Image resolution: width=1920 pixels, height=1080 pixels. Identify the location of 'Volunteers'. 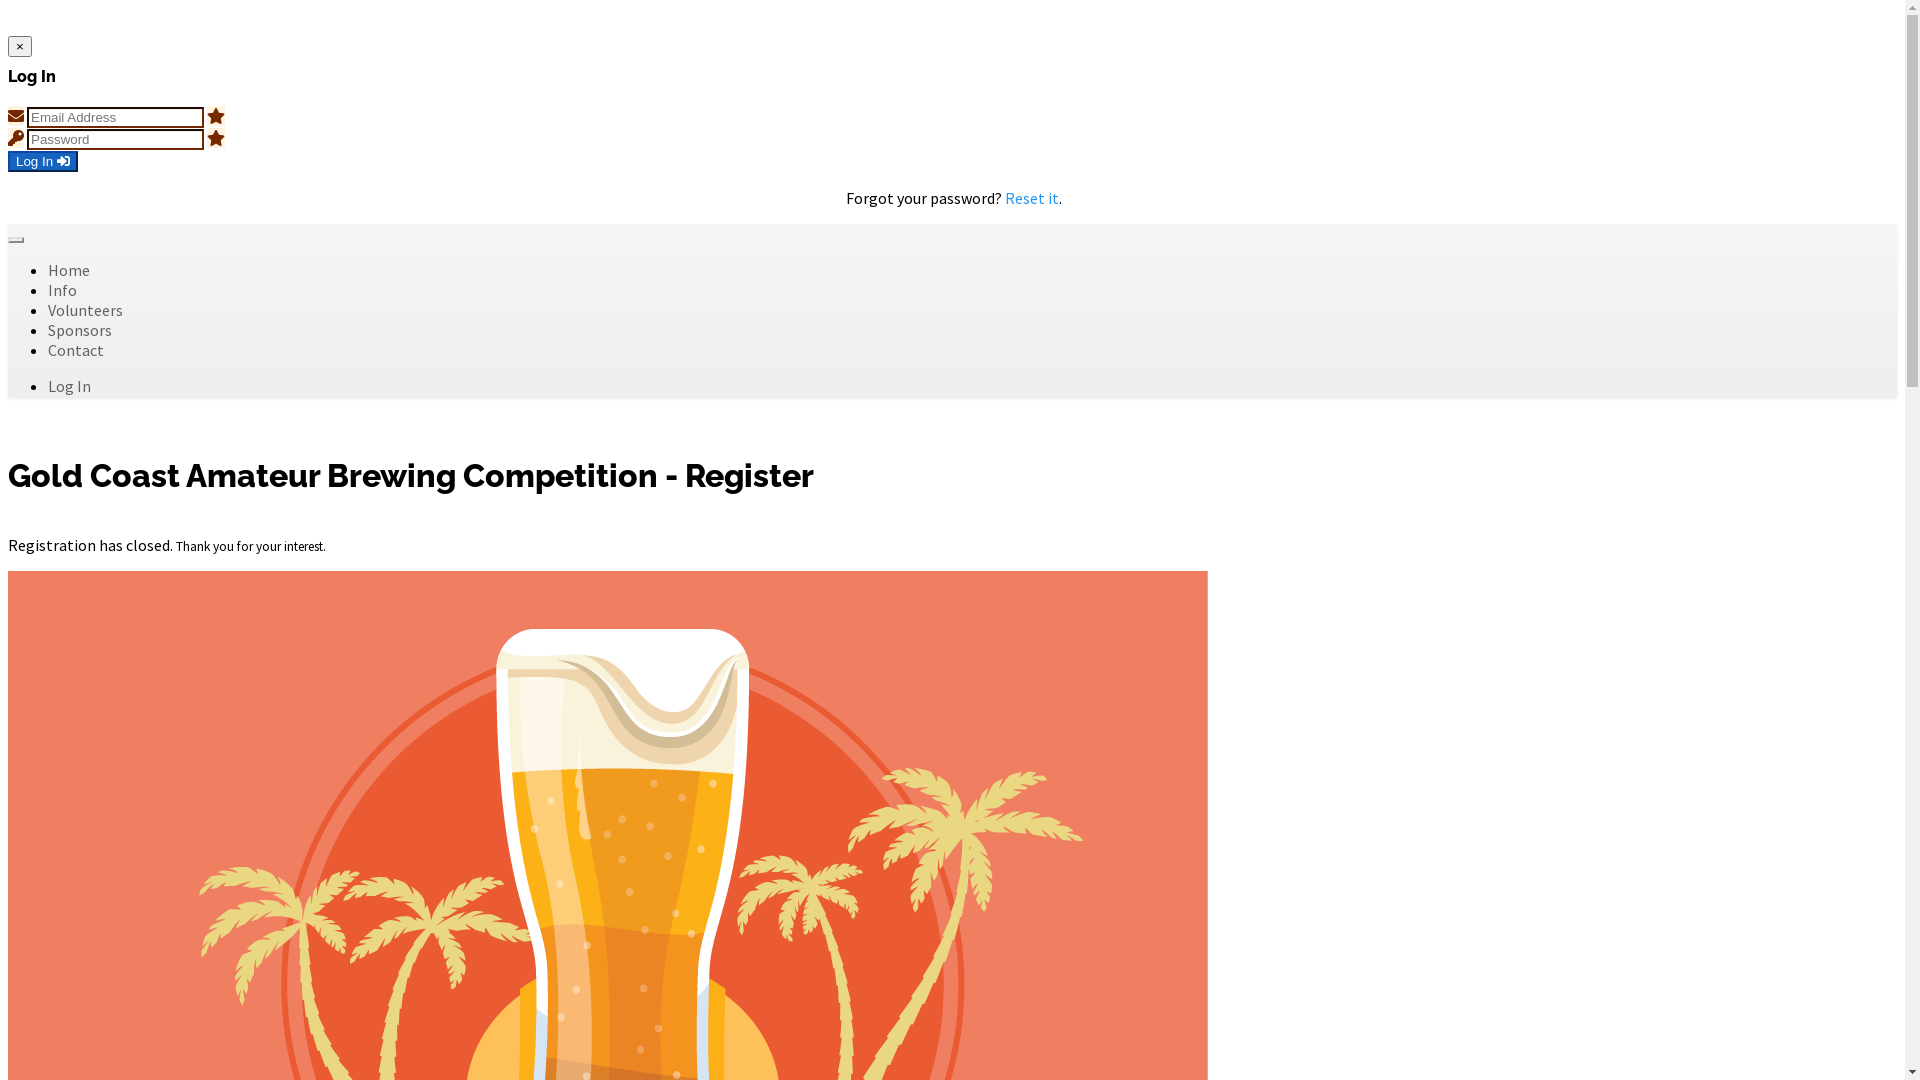
(84, 309).